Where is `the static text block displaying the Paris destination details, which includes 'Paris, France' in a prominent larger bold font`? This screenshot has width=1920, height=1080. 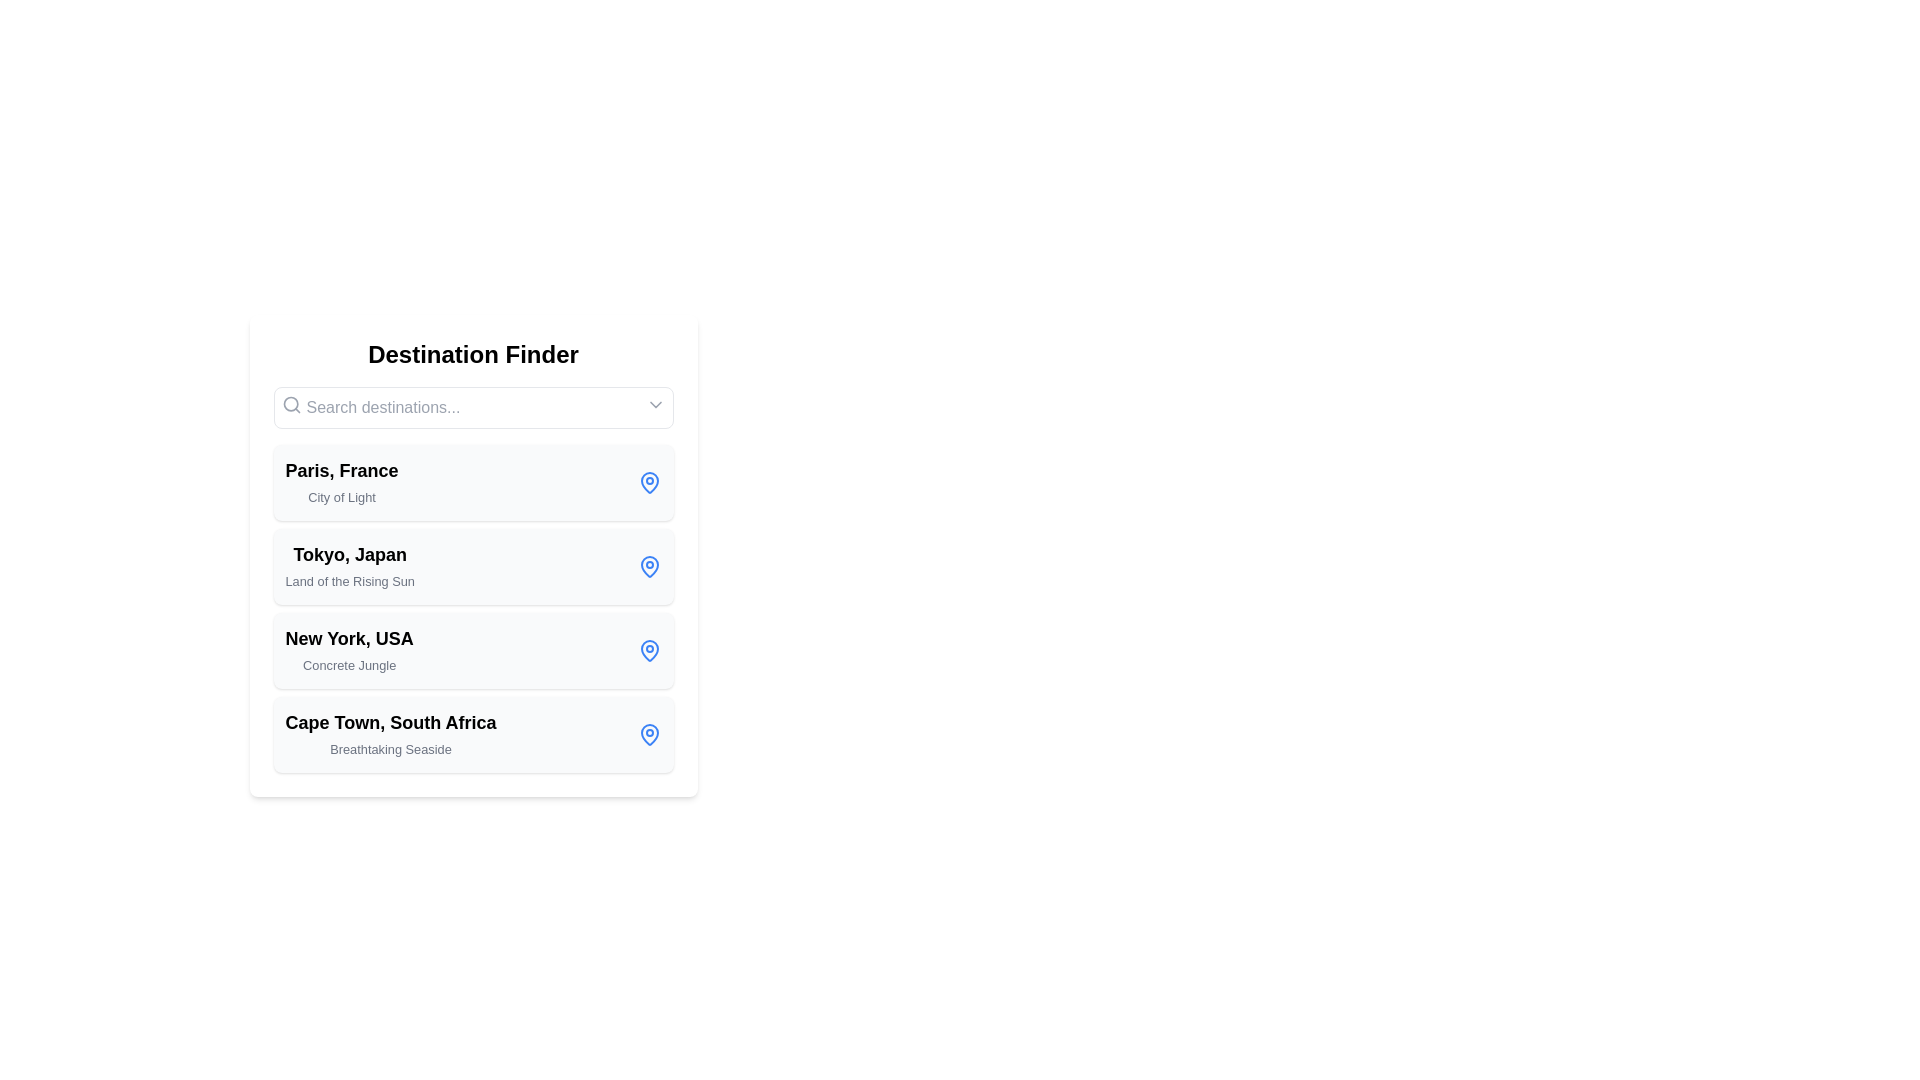 the static text block displaying the Paris destination details, which includes 'Paris, France' in a prominent larger bold font is located at coordinates (341, 482).